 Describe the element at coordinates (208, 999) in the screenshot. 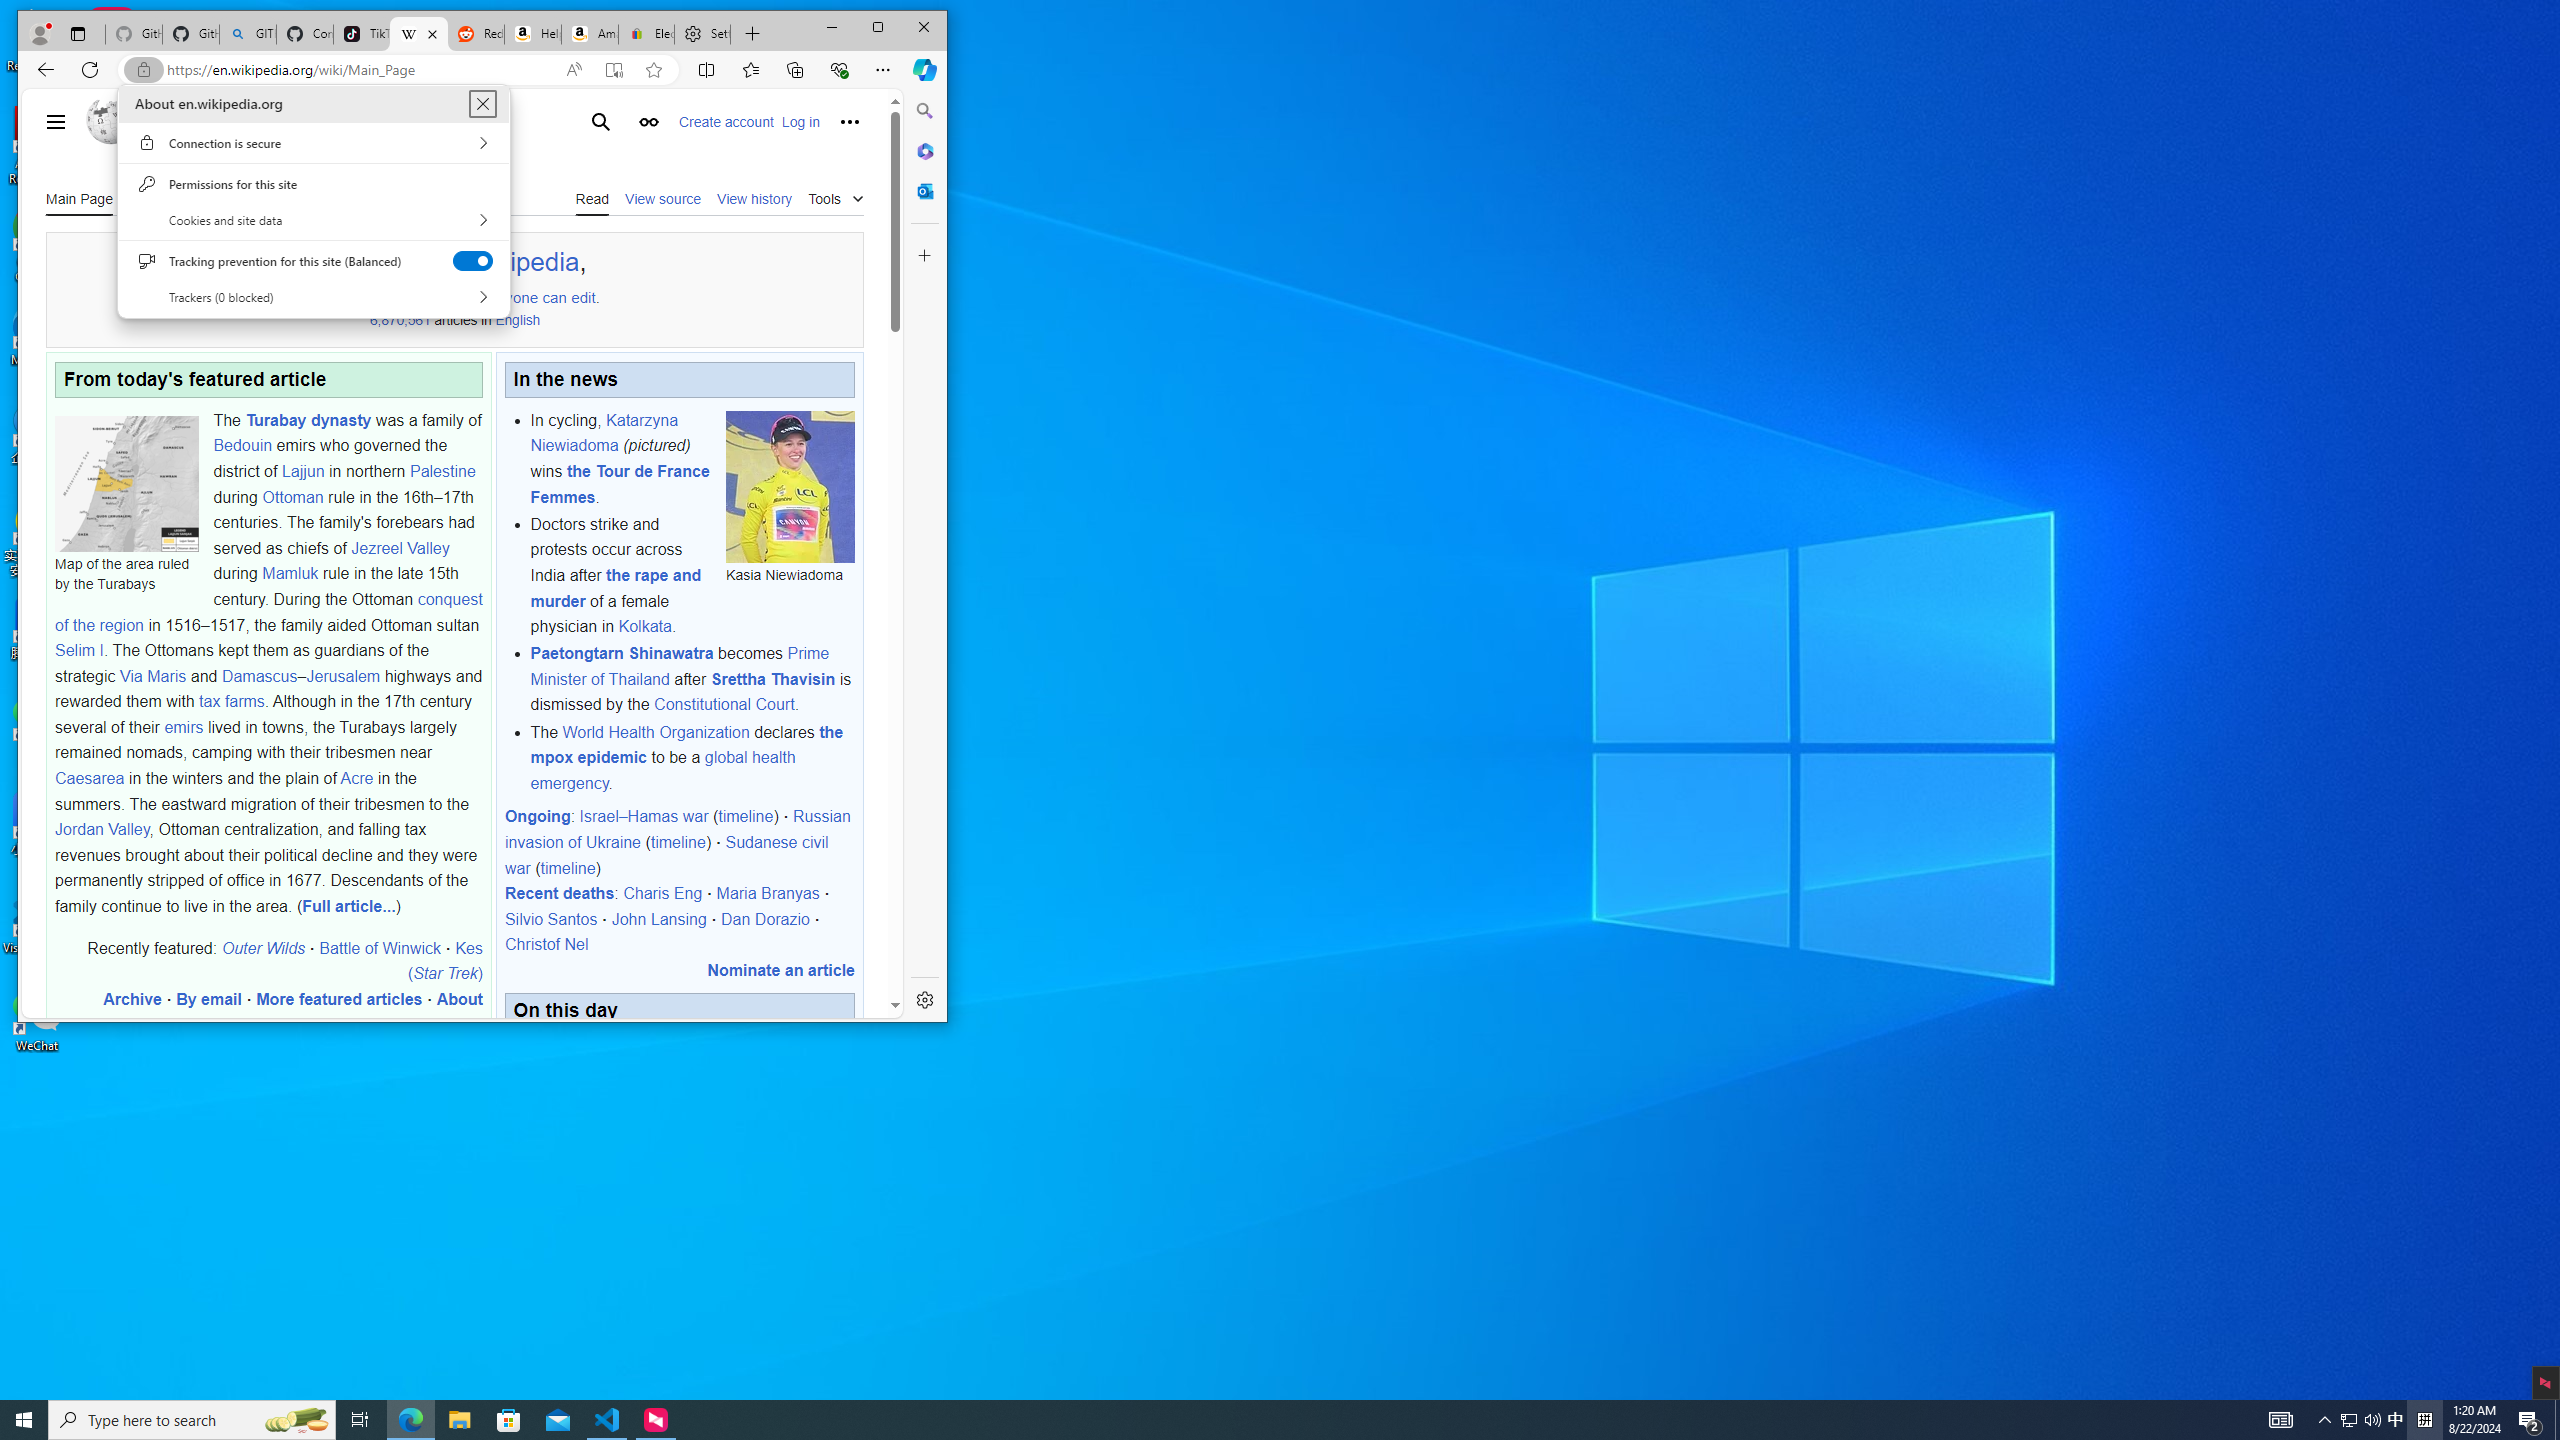

I see `'By email'` at that location.